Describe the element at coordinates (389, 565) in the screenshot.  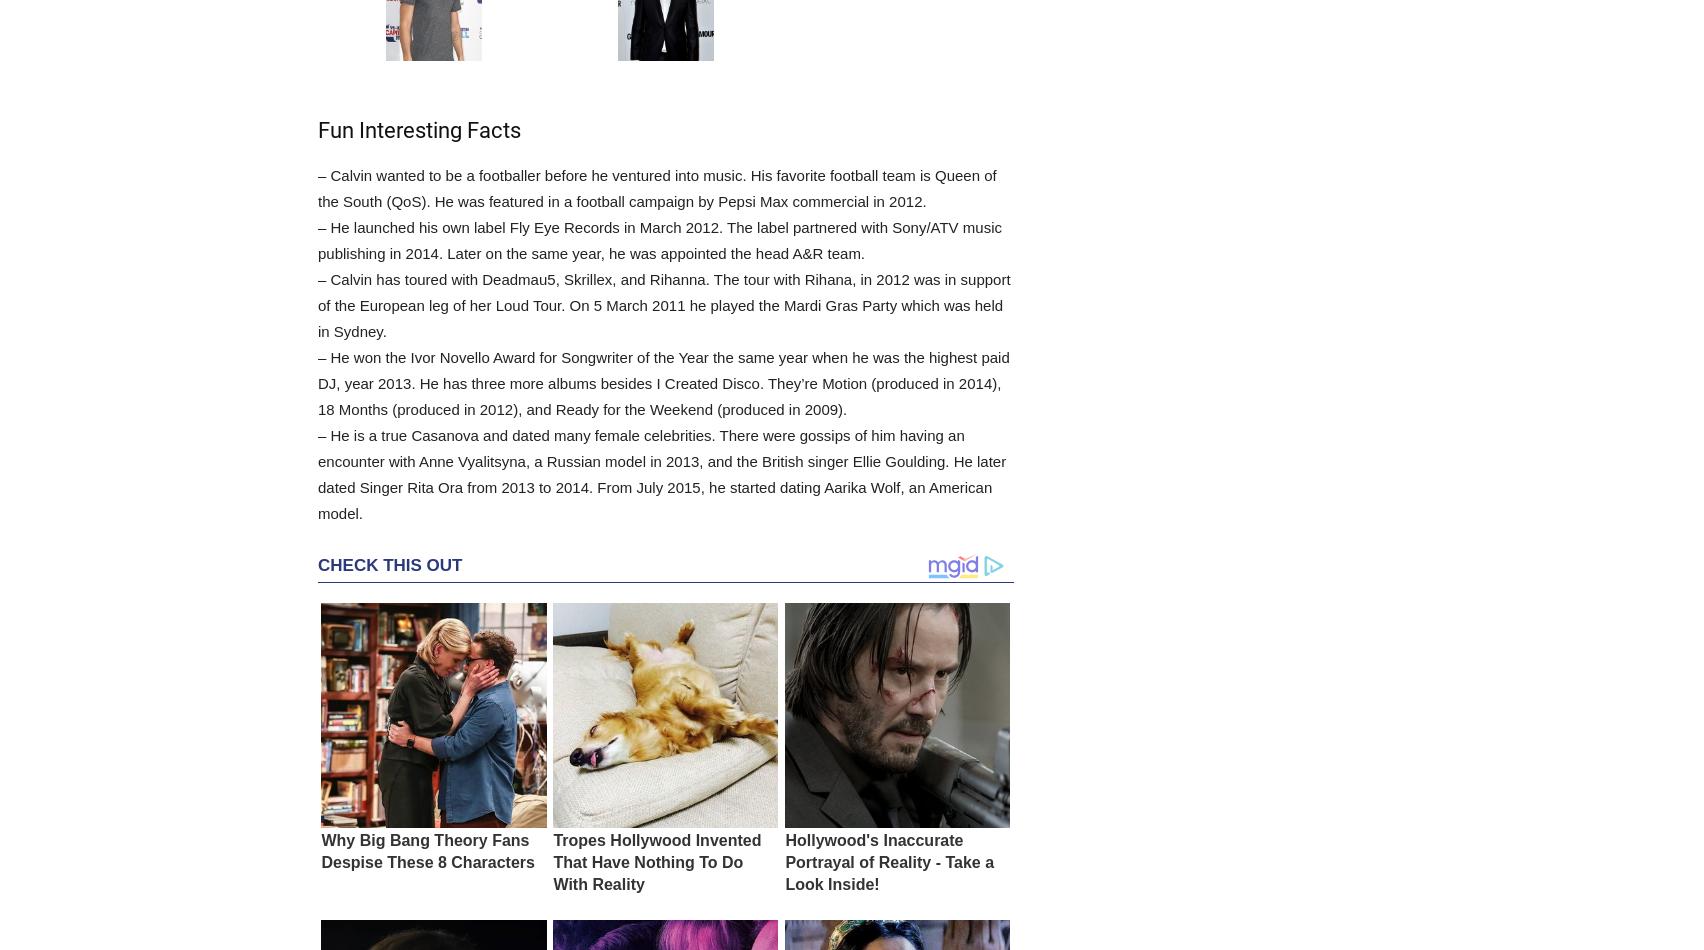
I see `'Check This Out'` at that location.